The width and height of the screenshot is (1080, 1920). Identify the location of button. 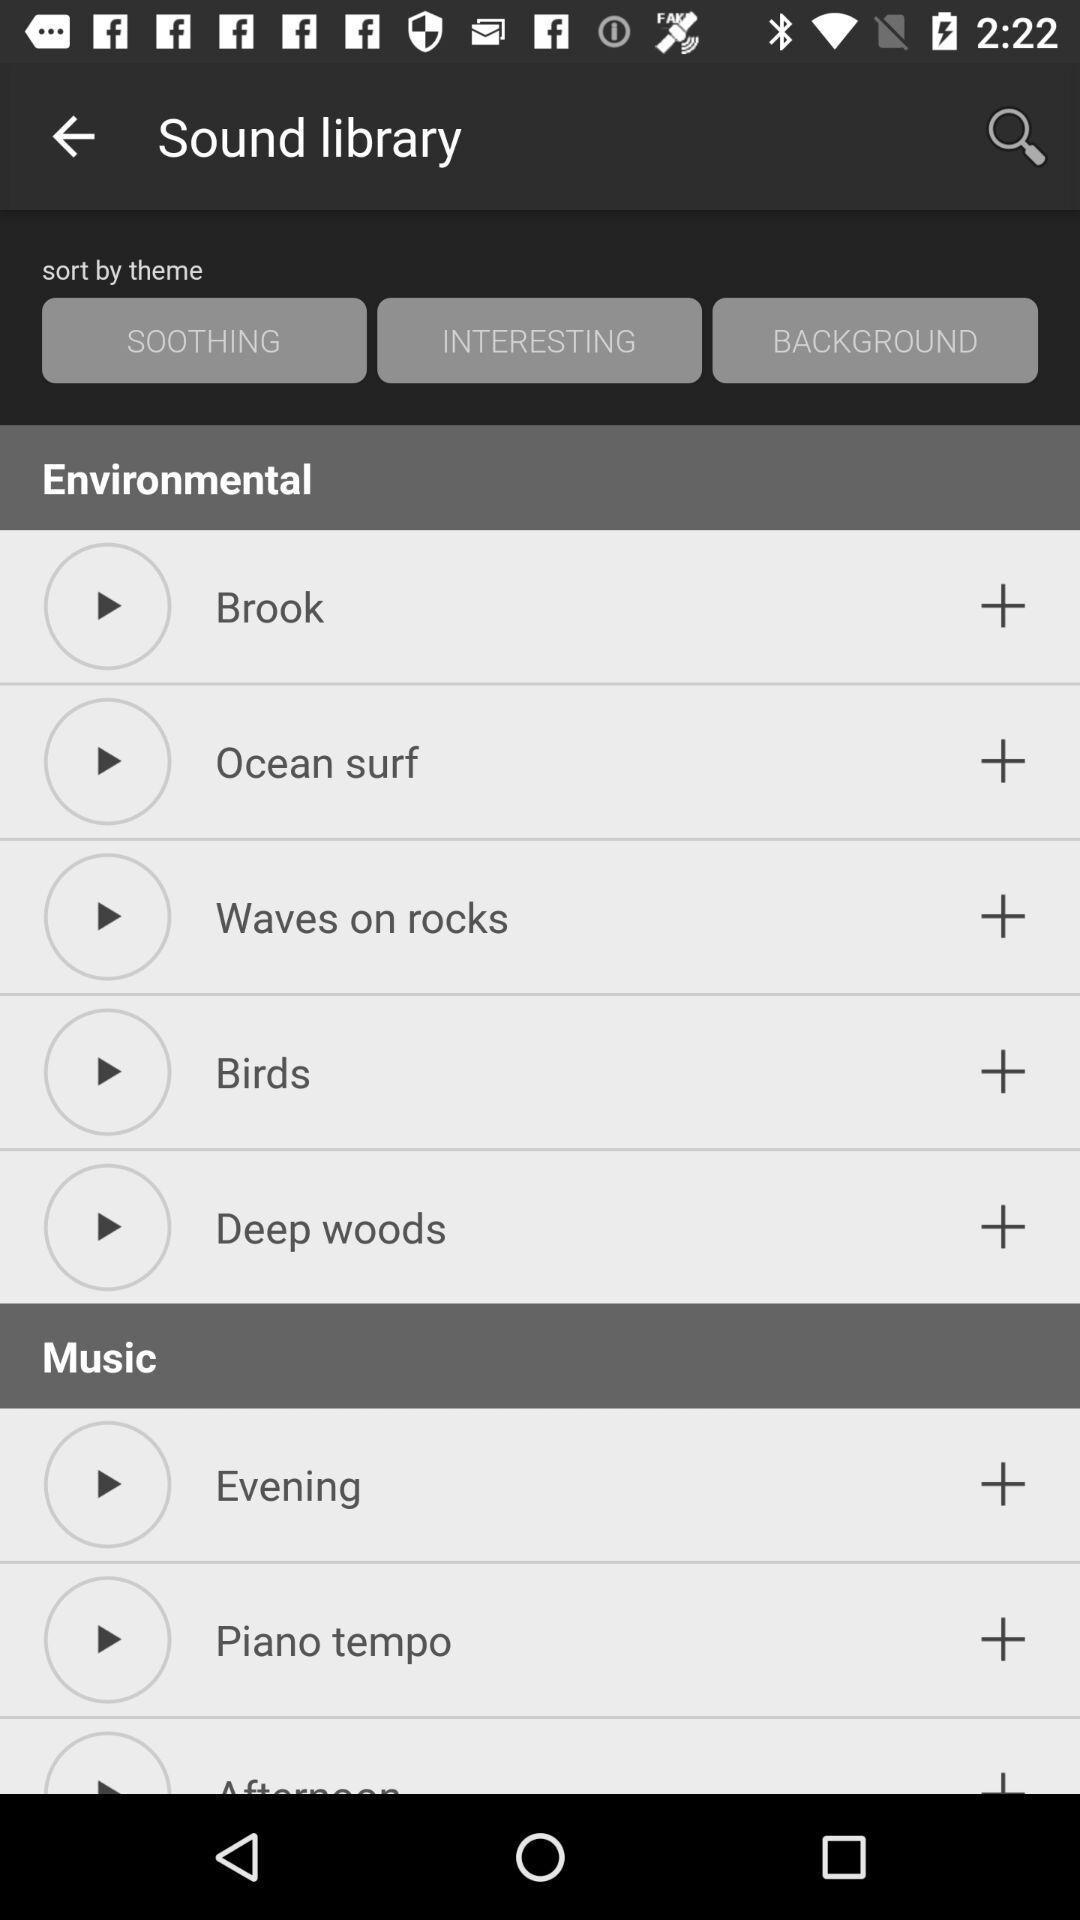
(1003, 605).